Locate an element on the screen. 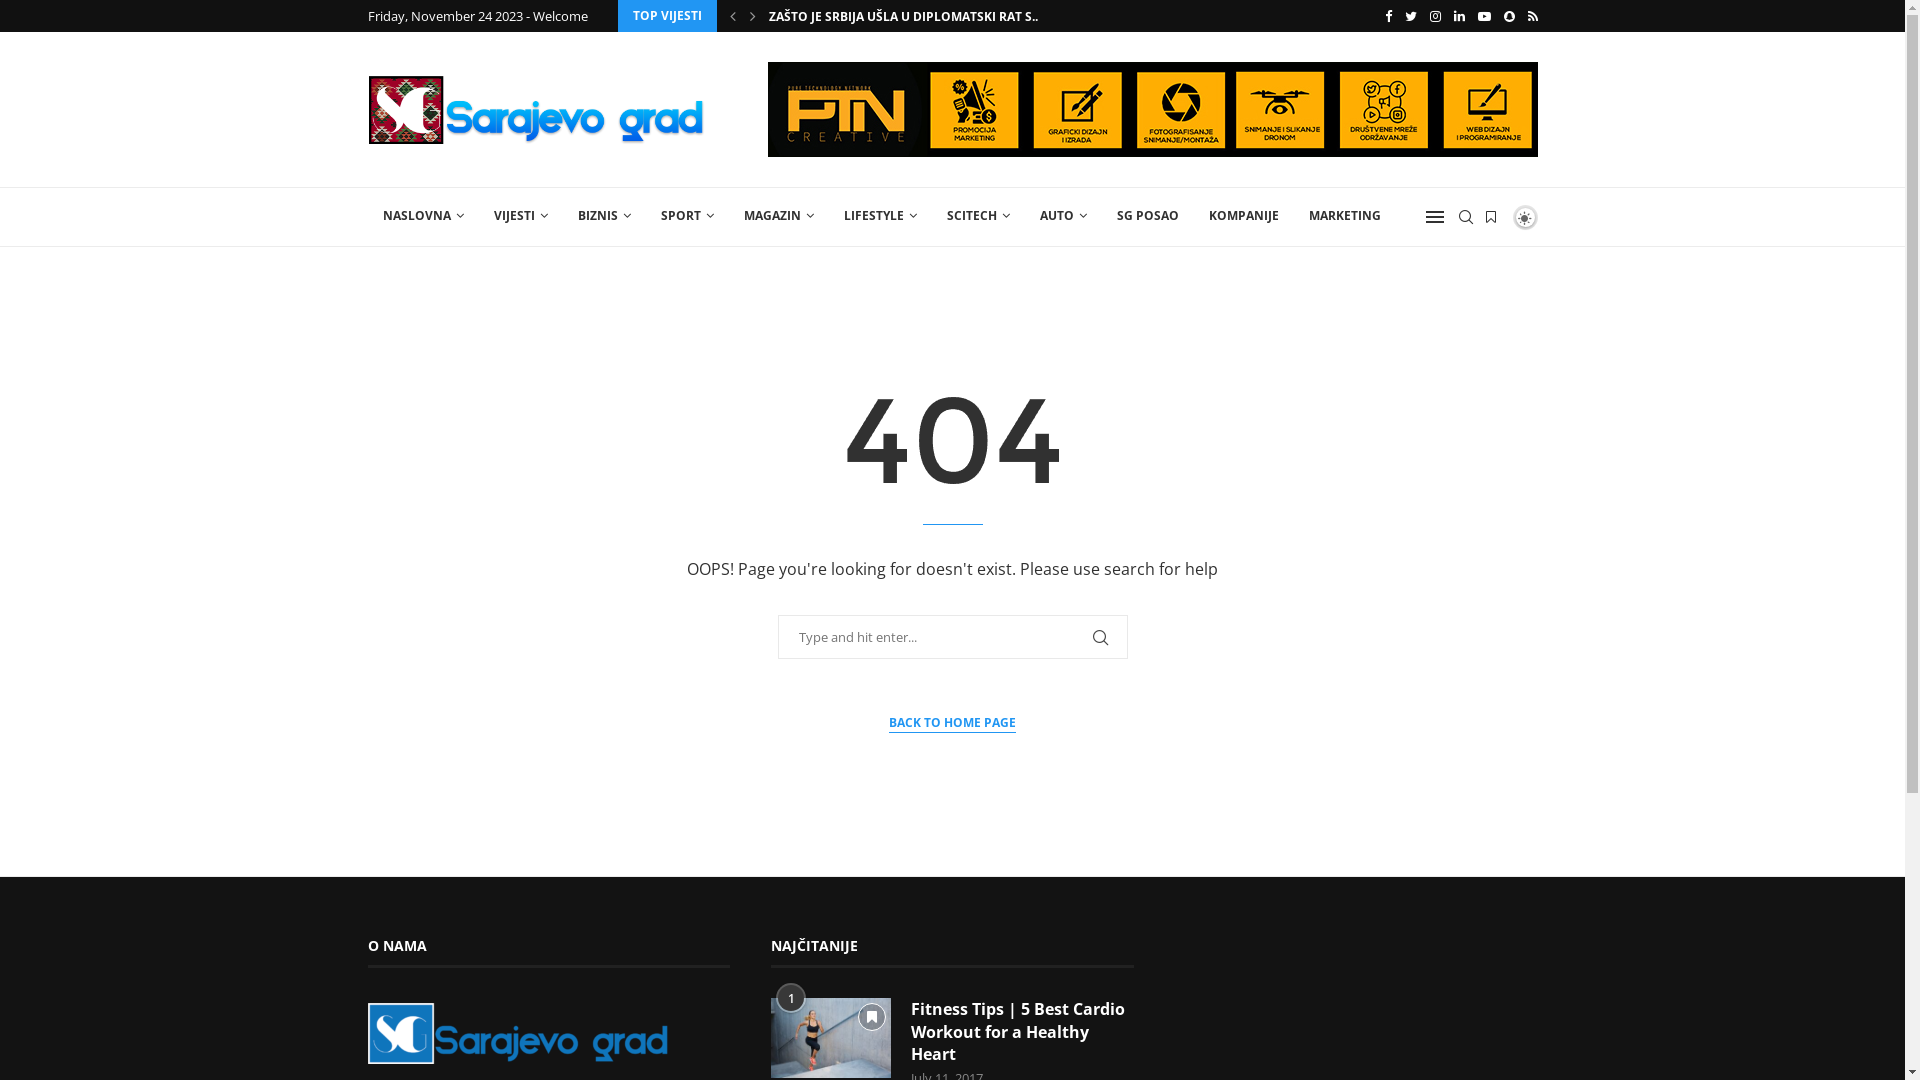 Image resolution: width=1920 pixels, height=1080 pixels. 'Fitness Tips | 5 Best Cardio Workout for a Healthy Heart' is located at coordinates (830, 1036).